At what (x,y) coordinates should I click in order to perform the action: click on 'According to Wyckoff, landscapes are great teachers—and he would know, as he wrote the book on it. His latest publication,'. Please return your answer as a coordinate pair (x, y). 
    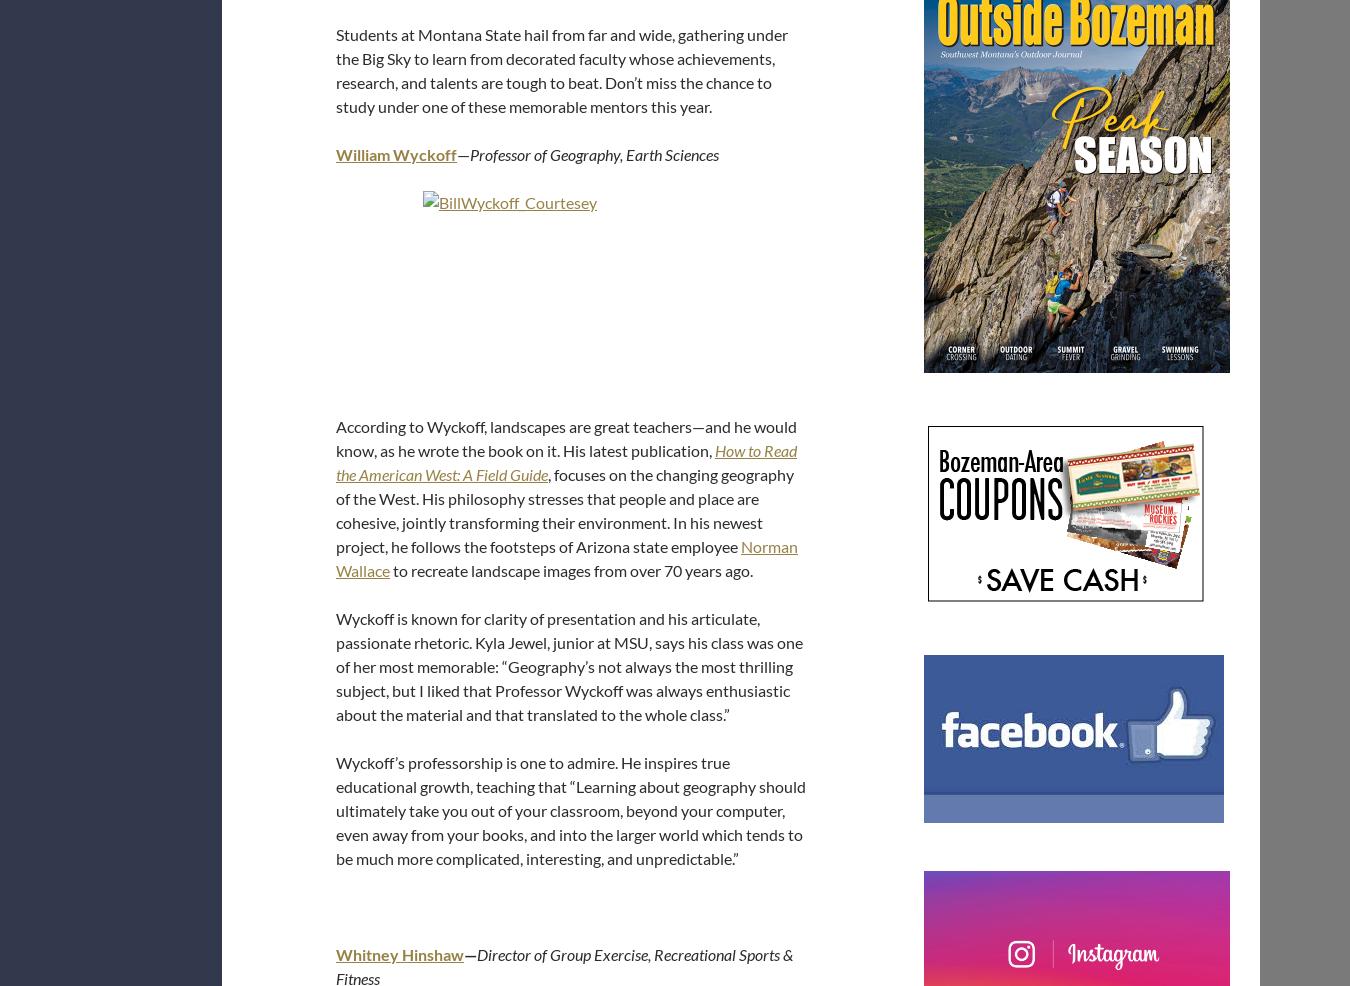
    Looking at the image, I should click on (566, 438).